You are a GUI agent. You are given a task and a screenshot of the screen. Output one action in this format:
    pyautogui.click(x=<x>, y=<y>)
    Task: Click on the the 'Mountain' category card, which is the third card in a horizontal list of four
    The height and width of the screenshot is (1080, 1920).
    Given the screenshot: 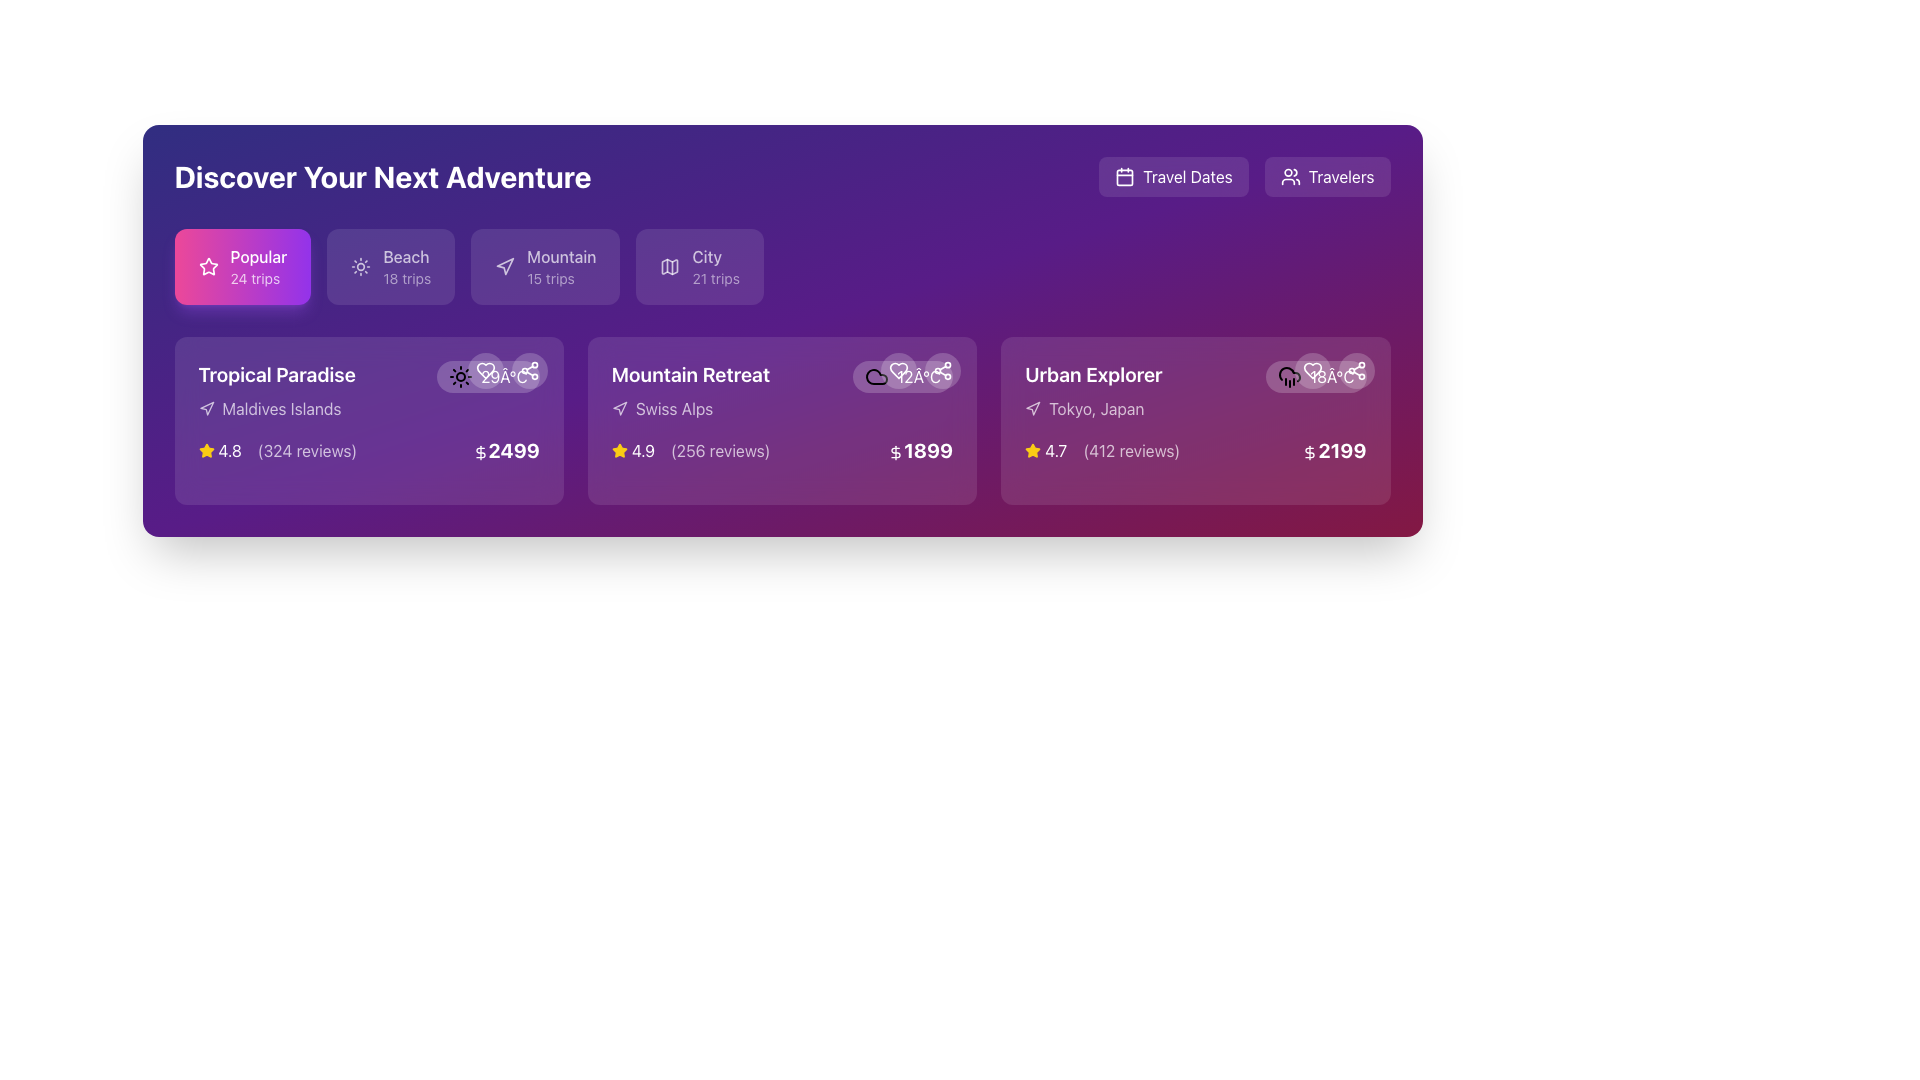 What is the action you would take?
    pyautogui.click(x=545, y=265)
    